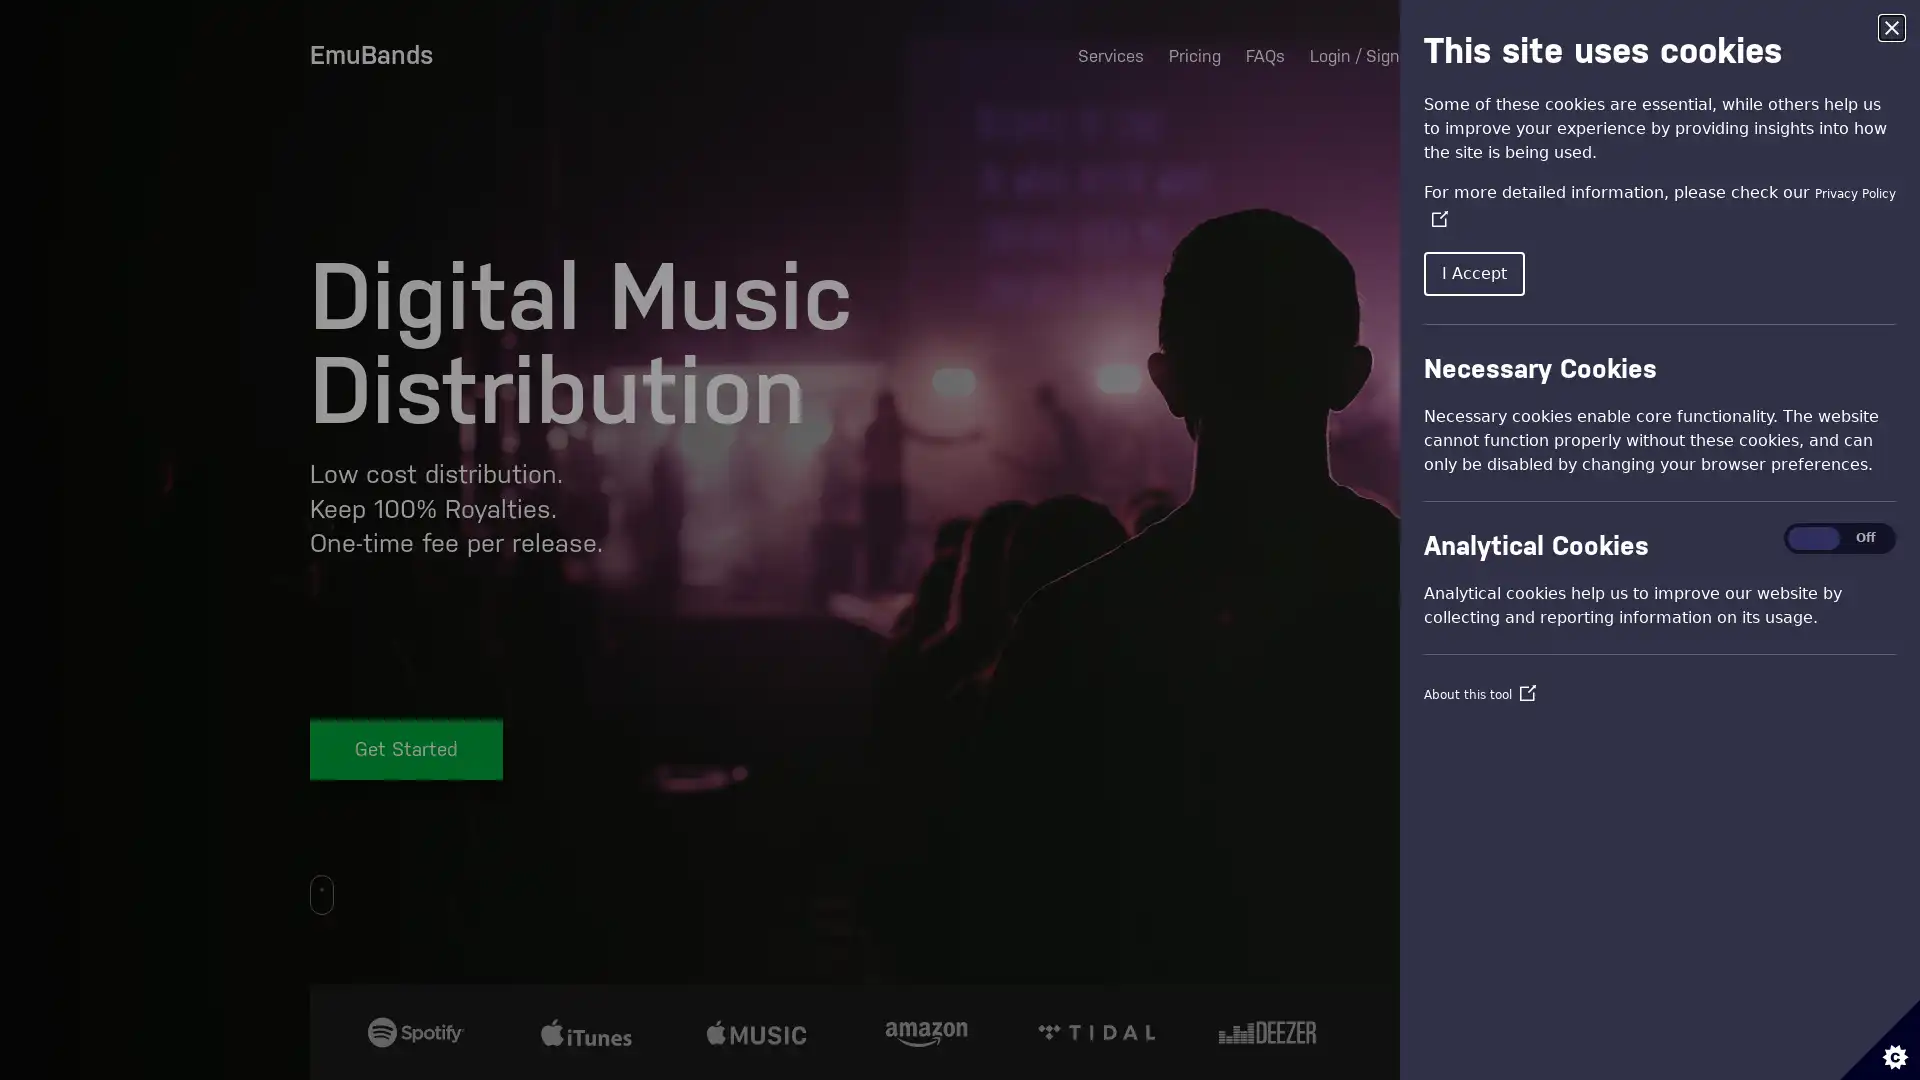  Describe the element at coordinates (1890, 27) in the screenshot. I see `Close` at that location.